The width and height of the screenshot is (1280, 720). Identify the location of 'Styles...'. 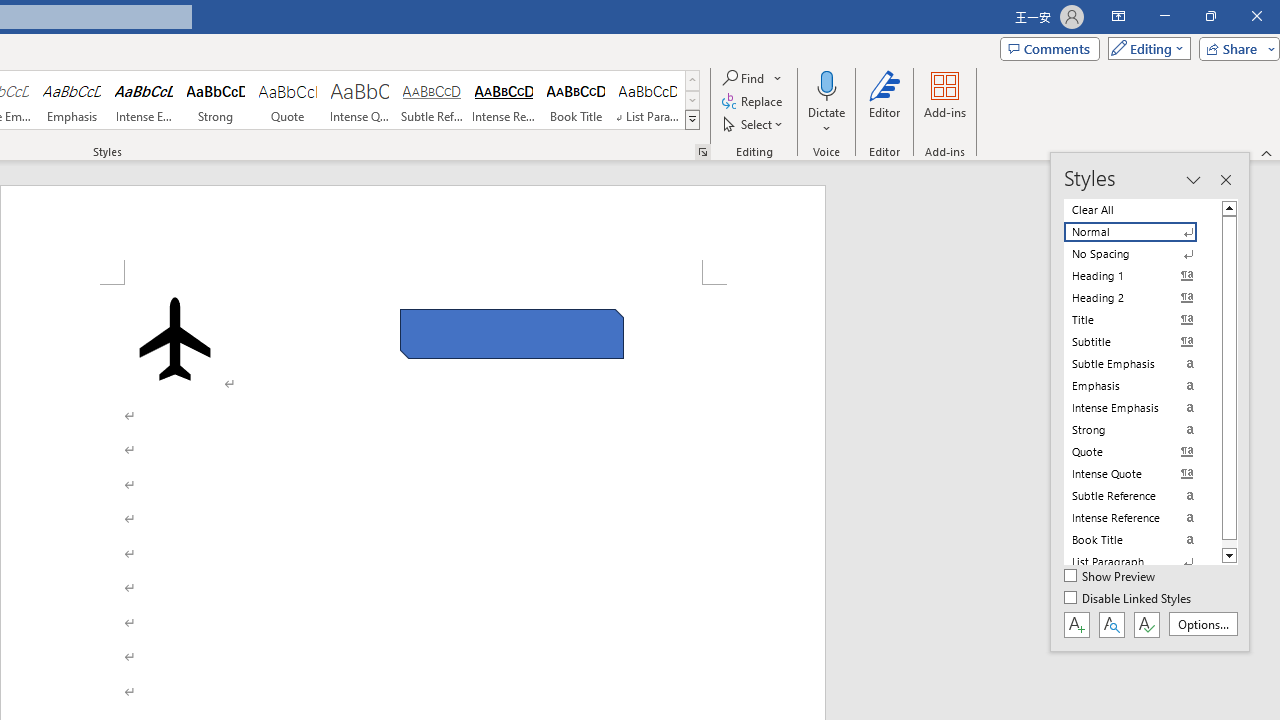
(702, 150).